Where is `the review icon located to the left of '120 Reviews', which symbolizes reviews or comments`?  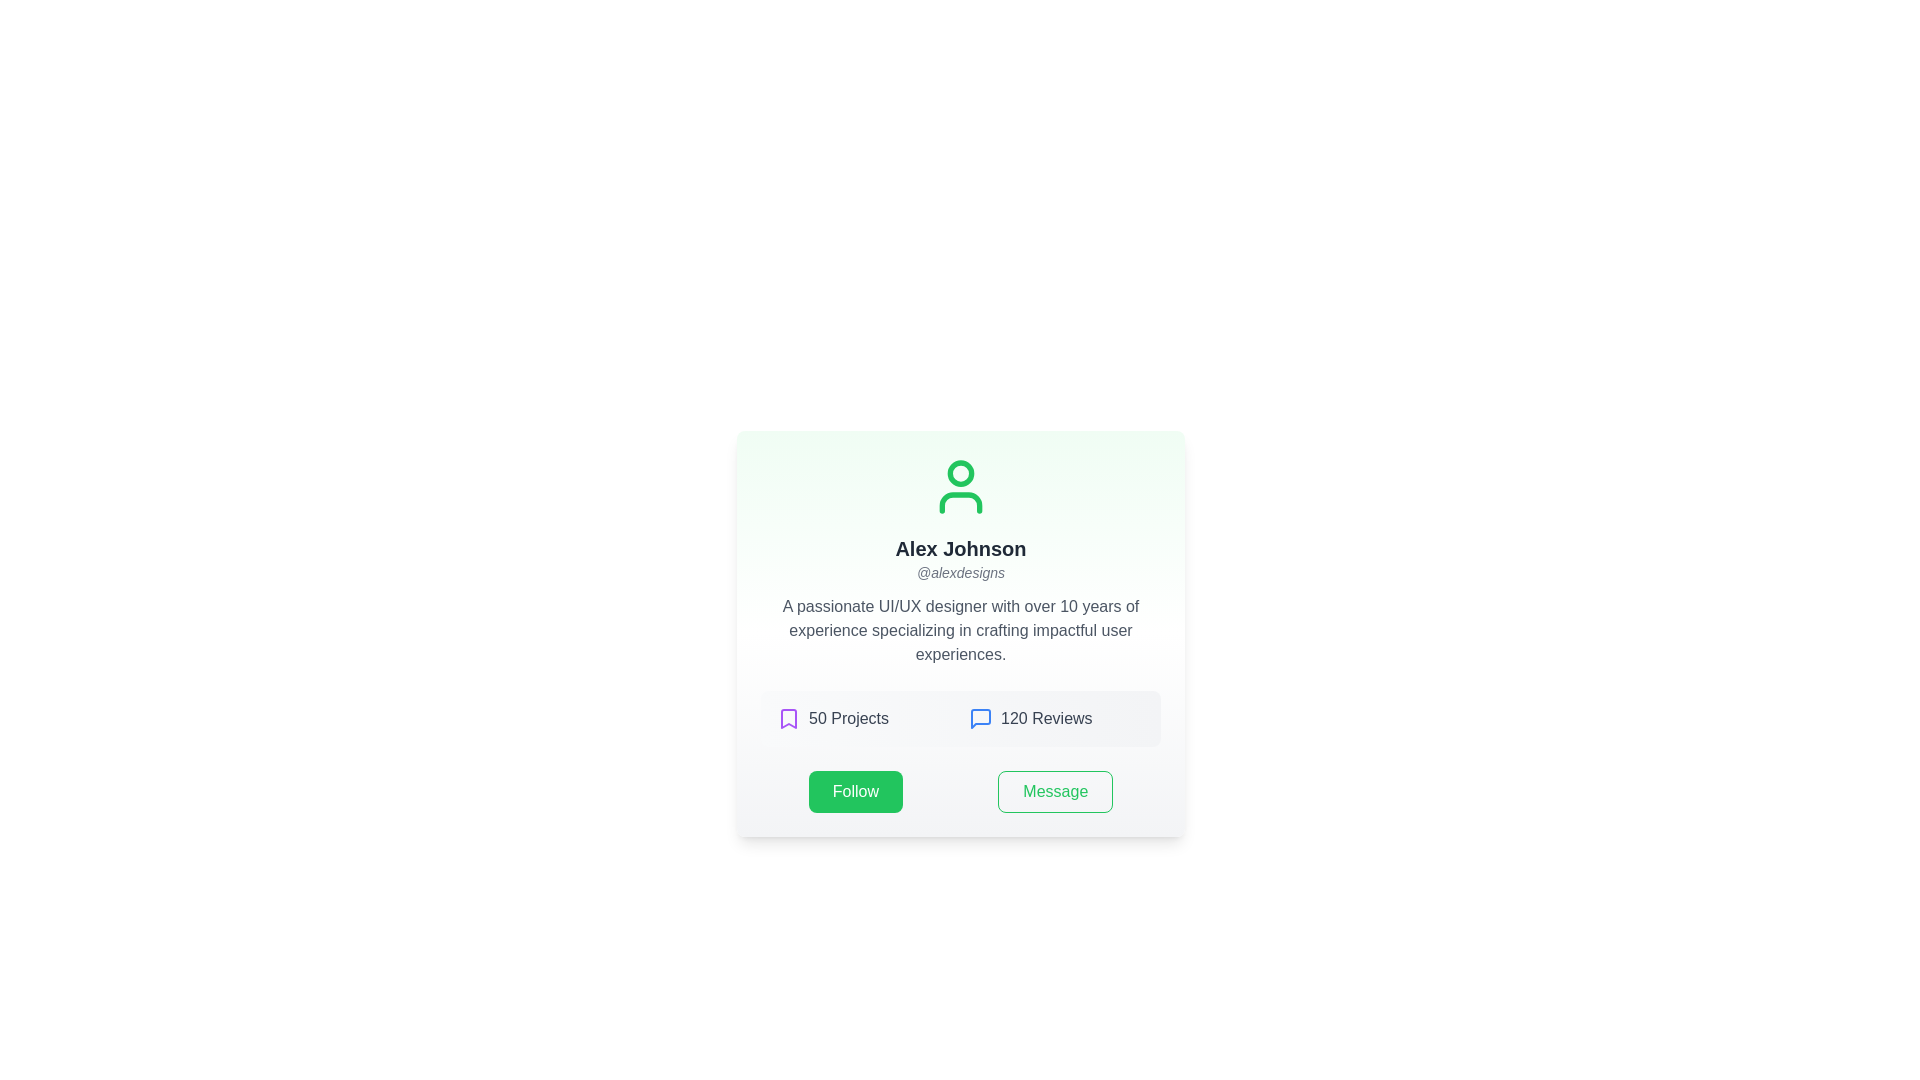 the review icon located to the left of '120 Reviews', which symbolizes reviews or comments is located at coordinates (980, 717).